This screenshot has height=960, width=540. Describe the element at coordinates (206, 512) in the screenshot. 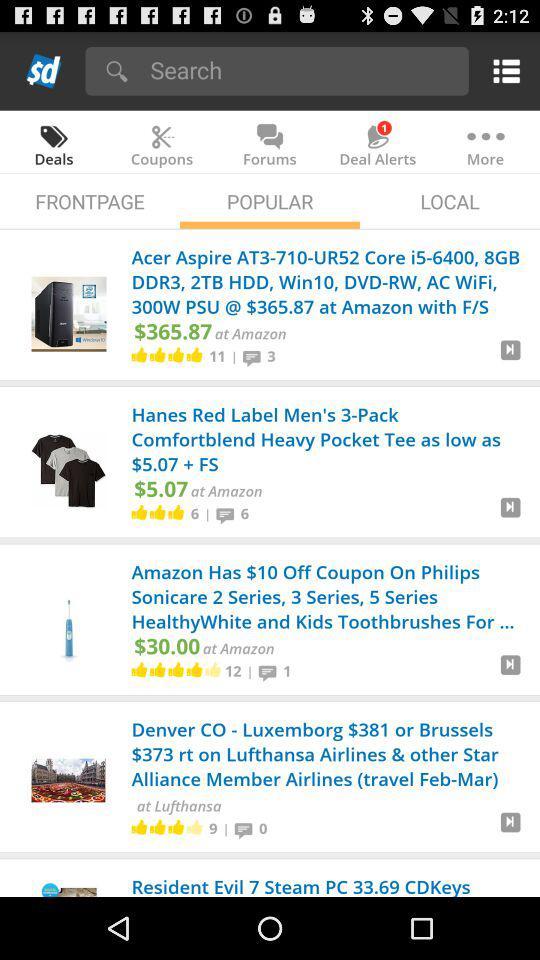

I see `|` at that location.